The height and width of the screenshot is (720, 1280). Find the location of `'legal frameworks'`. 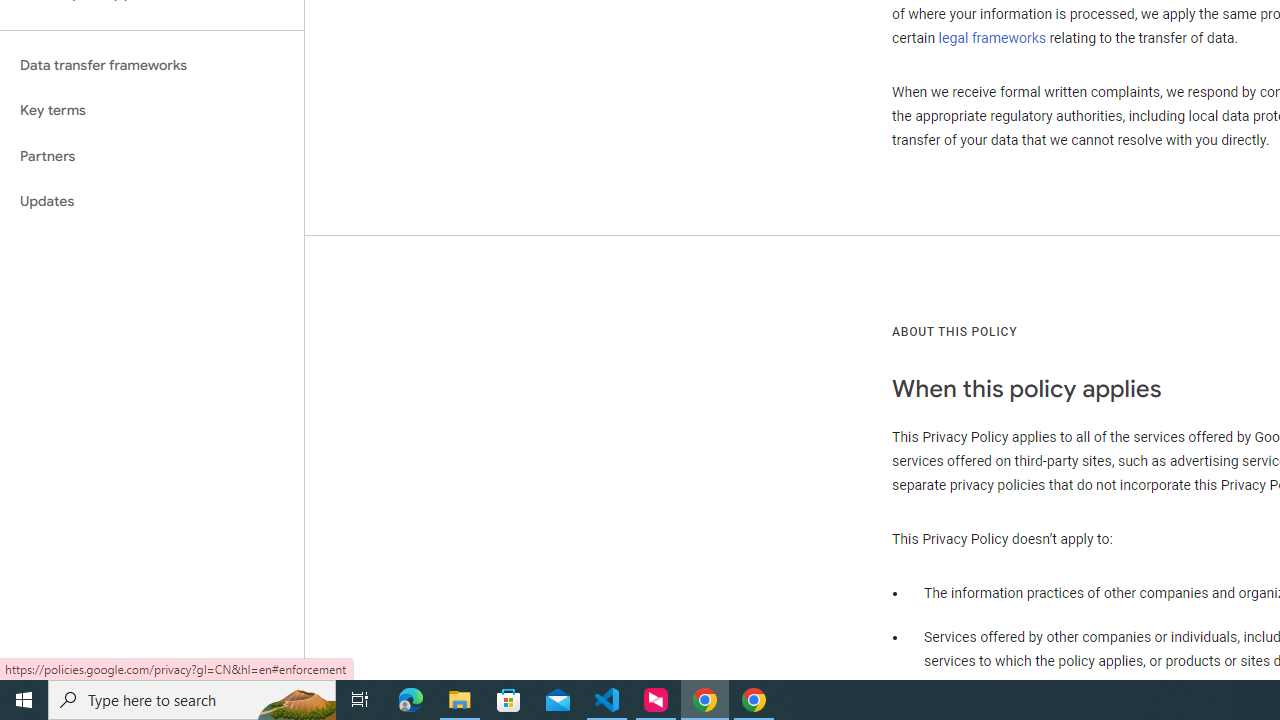

'legal frameworks' is located at coordinates (992, 37).